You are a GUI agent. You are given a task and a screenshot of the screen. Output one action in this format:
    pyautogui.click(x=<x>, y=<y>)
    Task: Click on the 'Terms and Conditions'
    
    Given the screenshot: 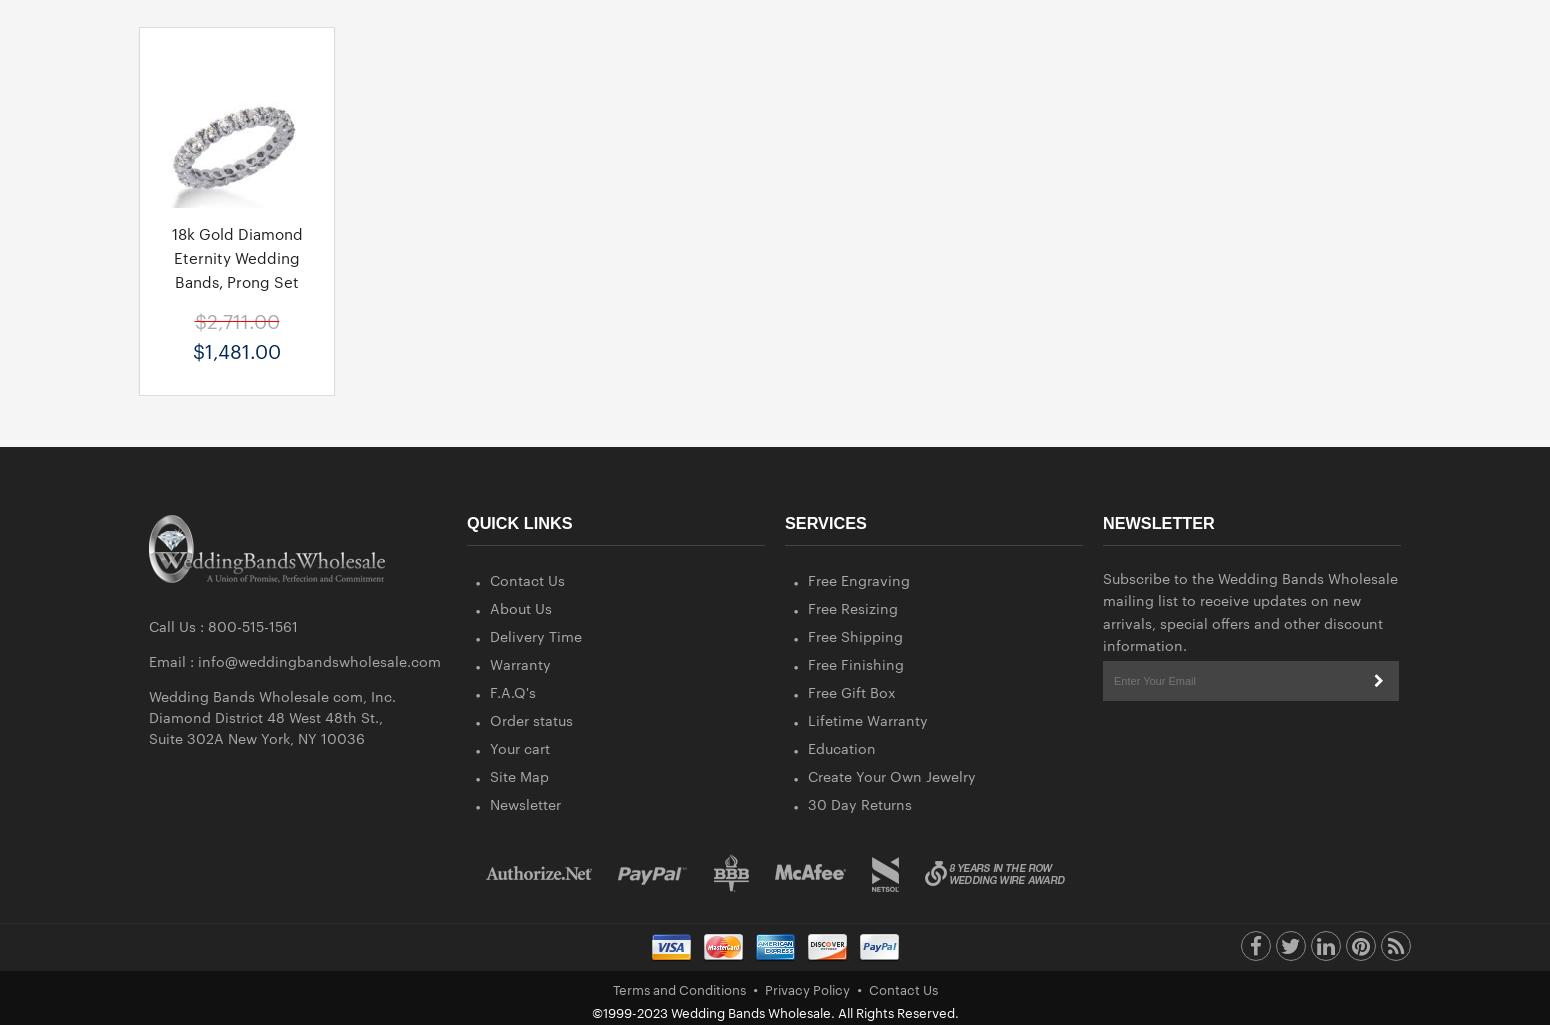 What is the action you would take?
    pyautogui.click(x=677, y=986)
    